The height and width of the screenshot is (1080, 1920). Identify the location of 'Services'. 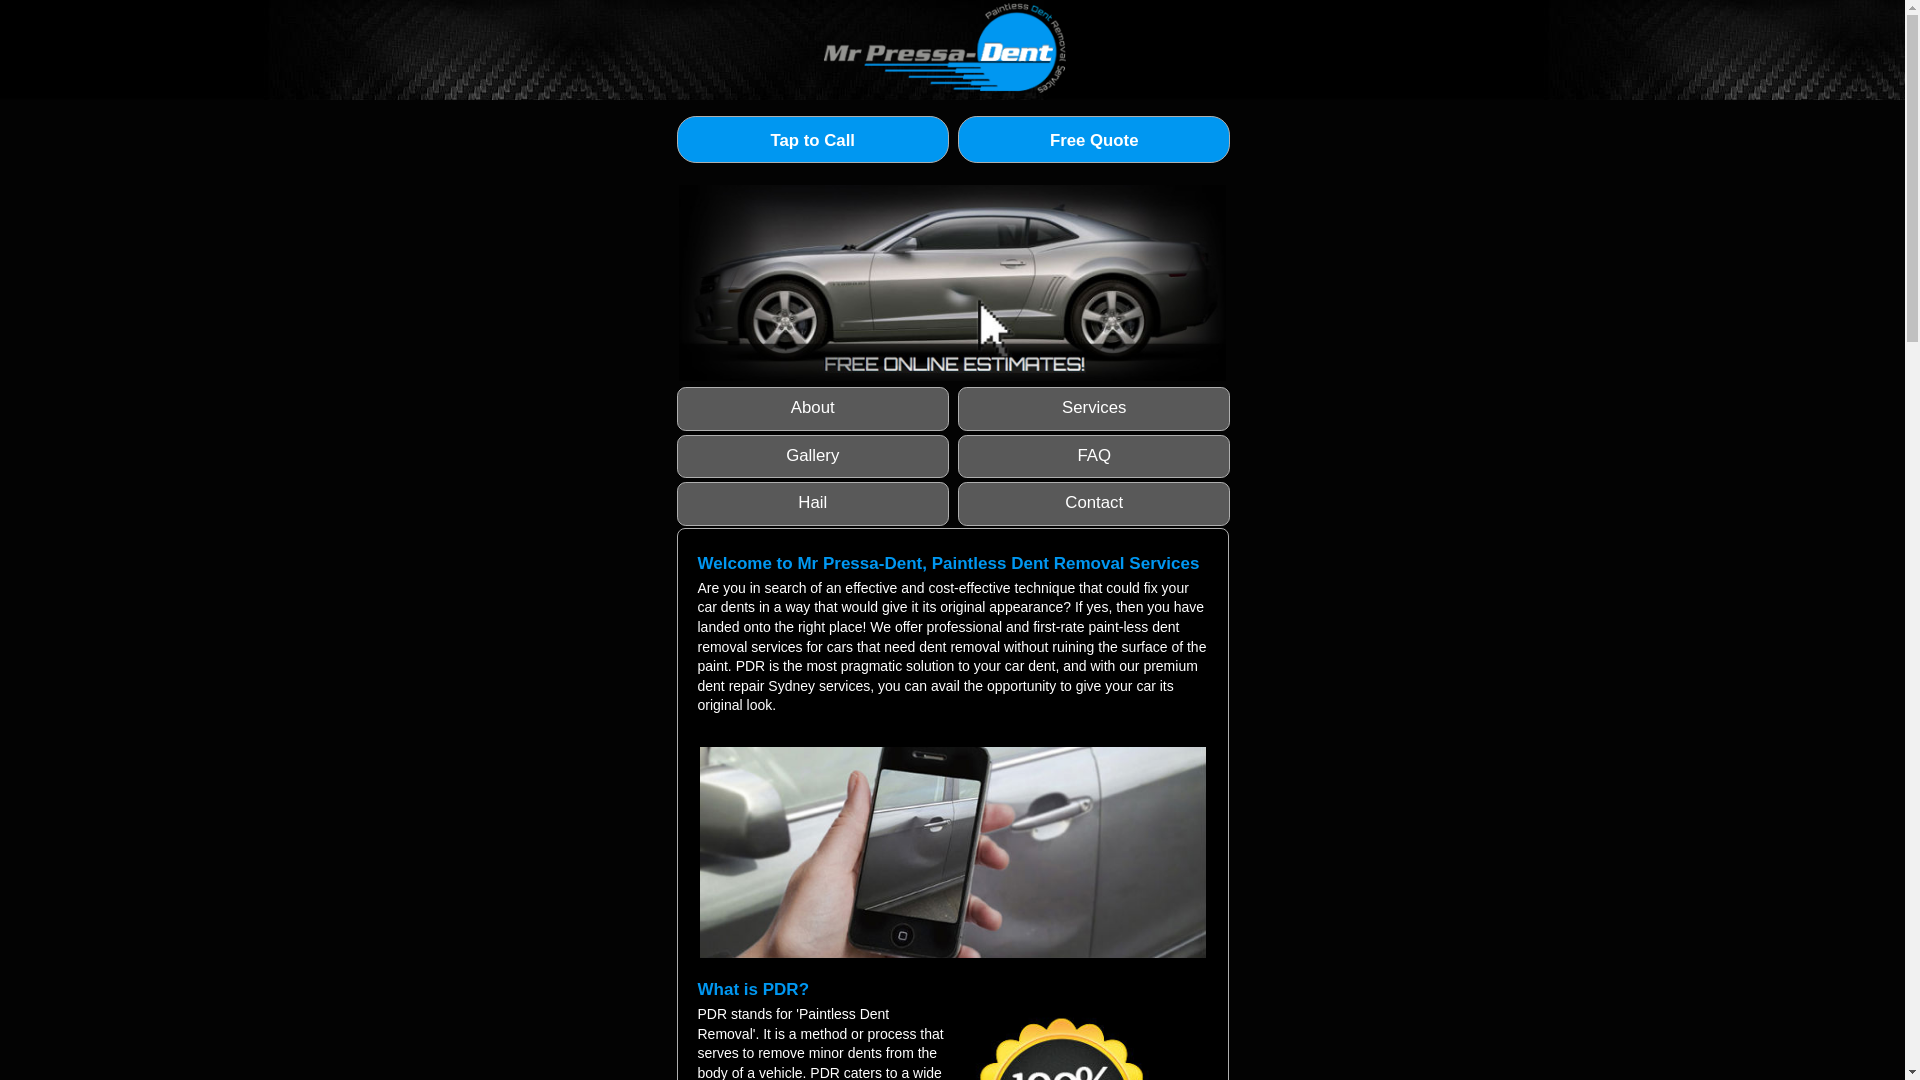
(1093, 407).